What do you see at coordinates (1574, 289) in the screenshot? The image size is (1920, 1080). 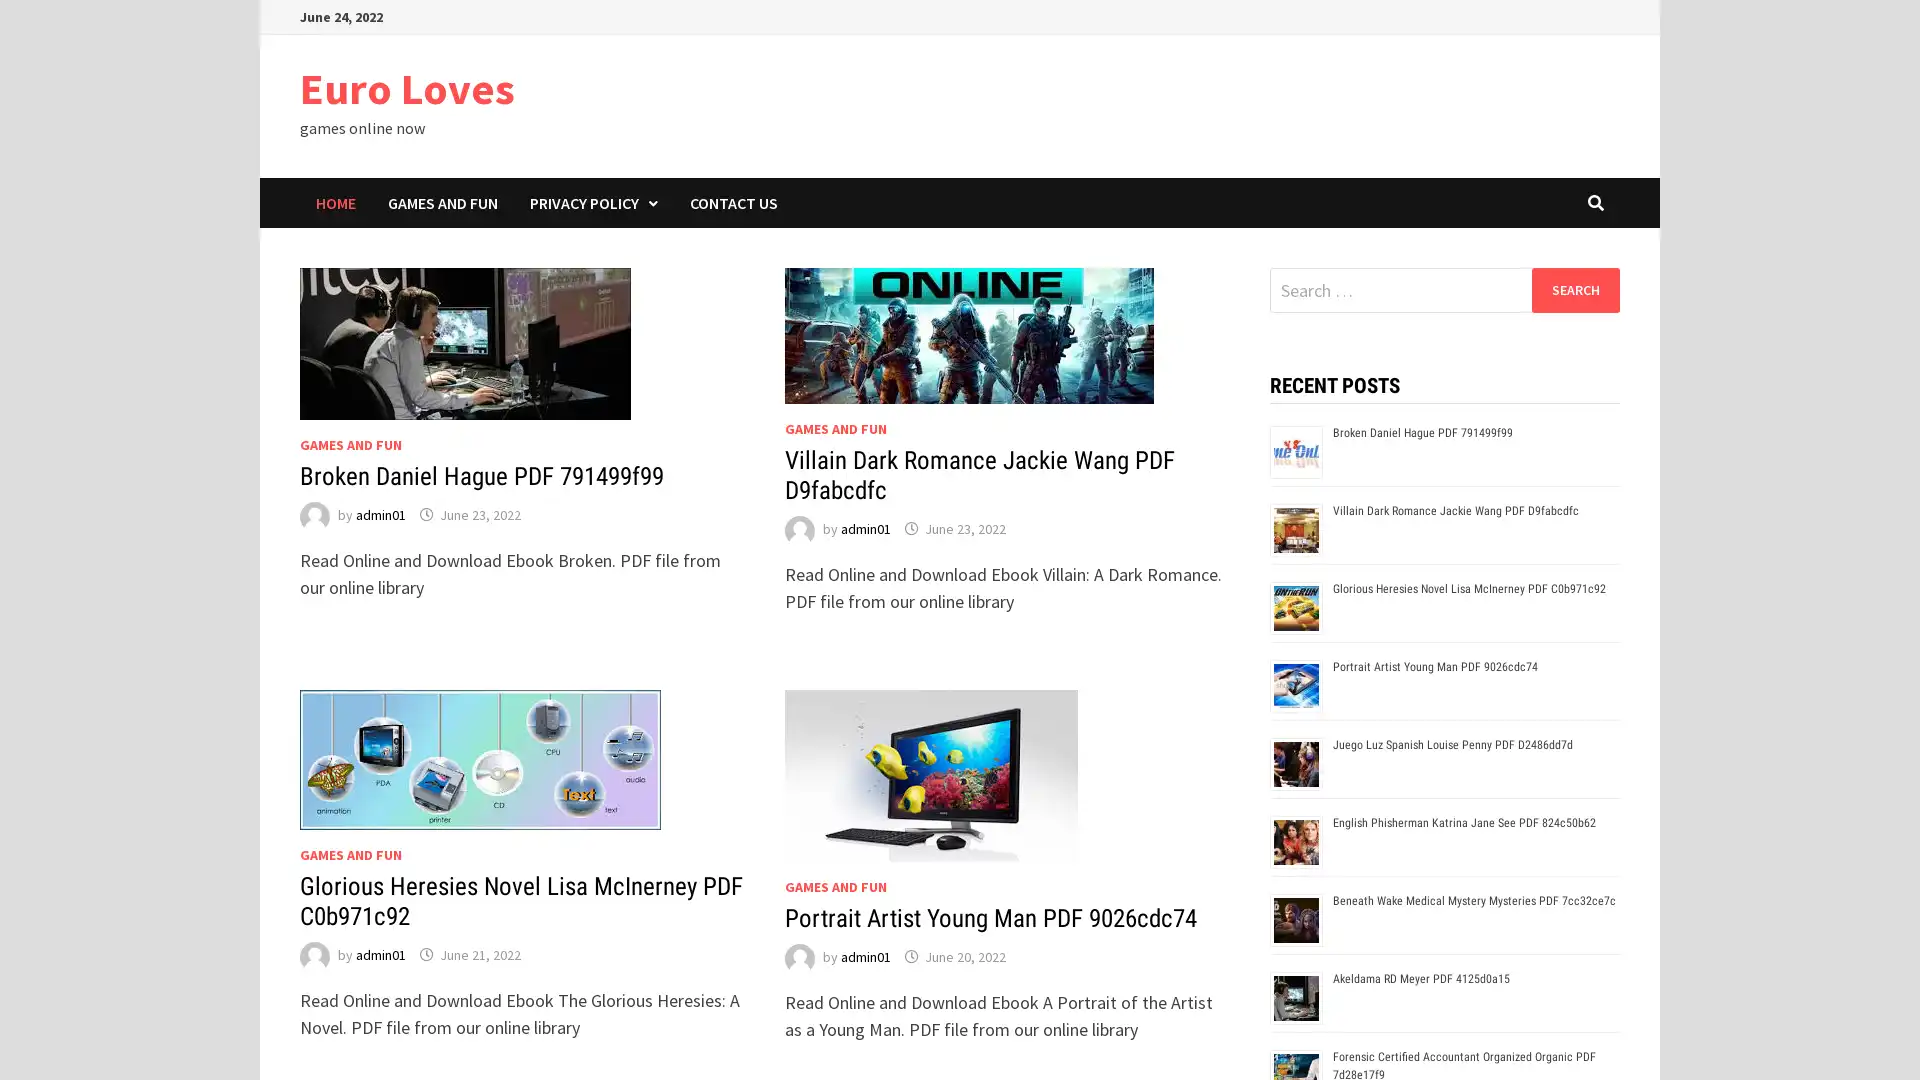 I see `Search` at bounding box center [1574, 289].